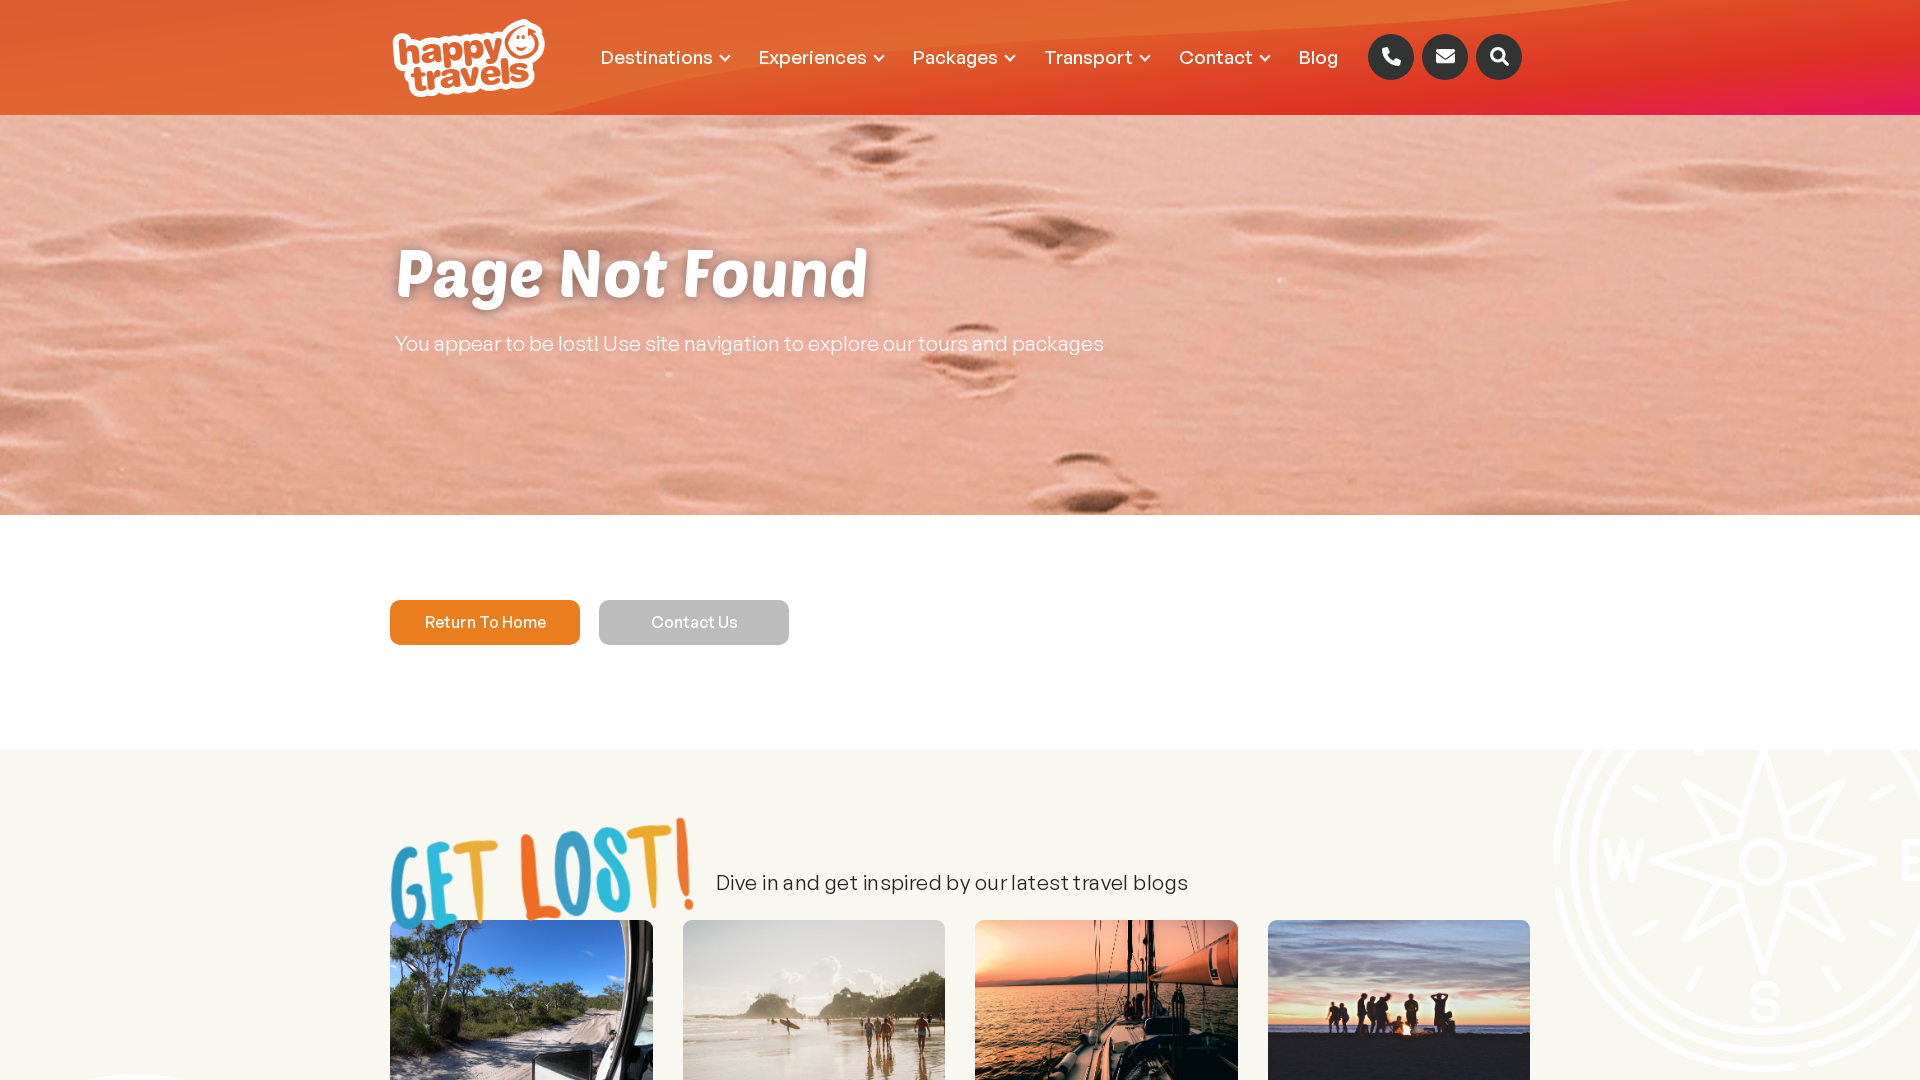  What do you see at coordinates (1223, 56) in the screenshot?
I see `'Contact'` at bounding box center [1223, 56].